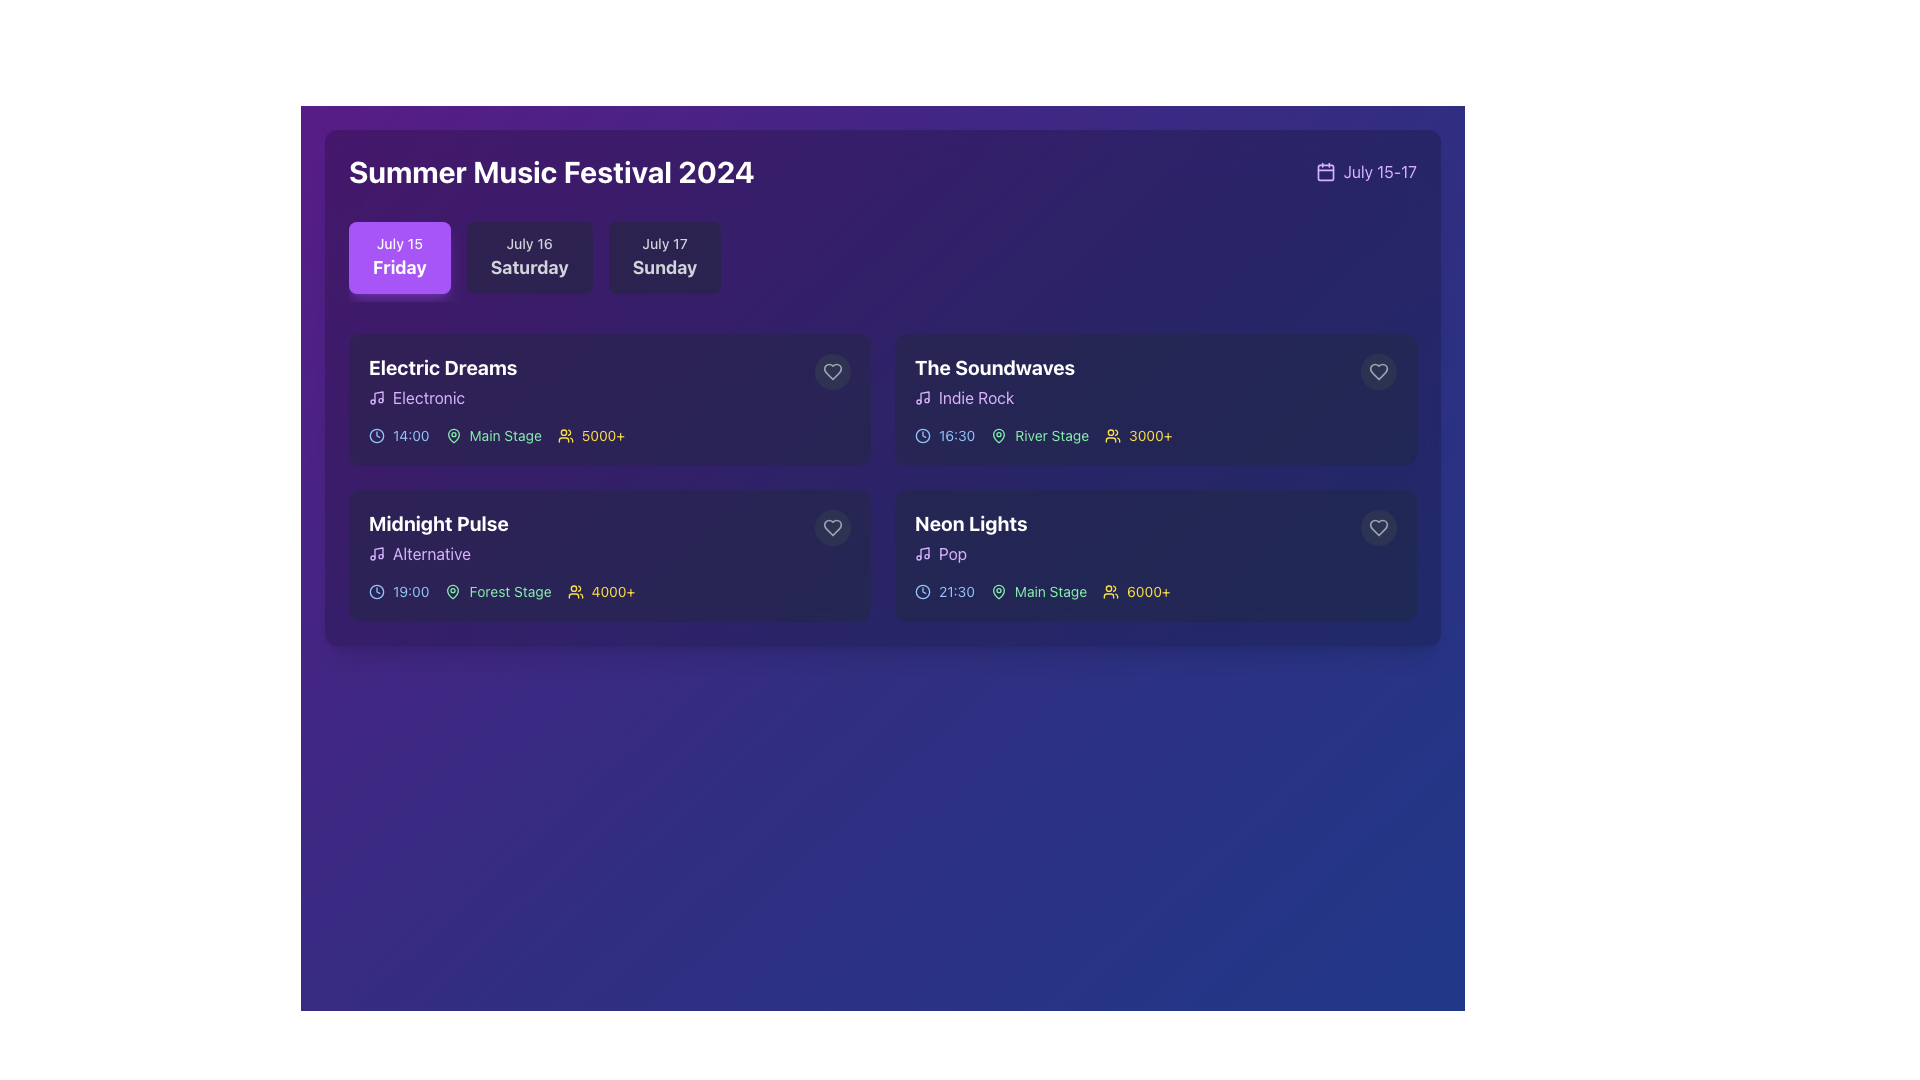 The width and height of the screenshot is (1920, 1080). I want to click on the heart-shaped icon in the bottom-right card for the event 'Neon Lights', so click(1377, 527).